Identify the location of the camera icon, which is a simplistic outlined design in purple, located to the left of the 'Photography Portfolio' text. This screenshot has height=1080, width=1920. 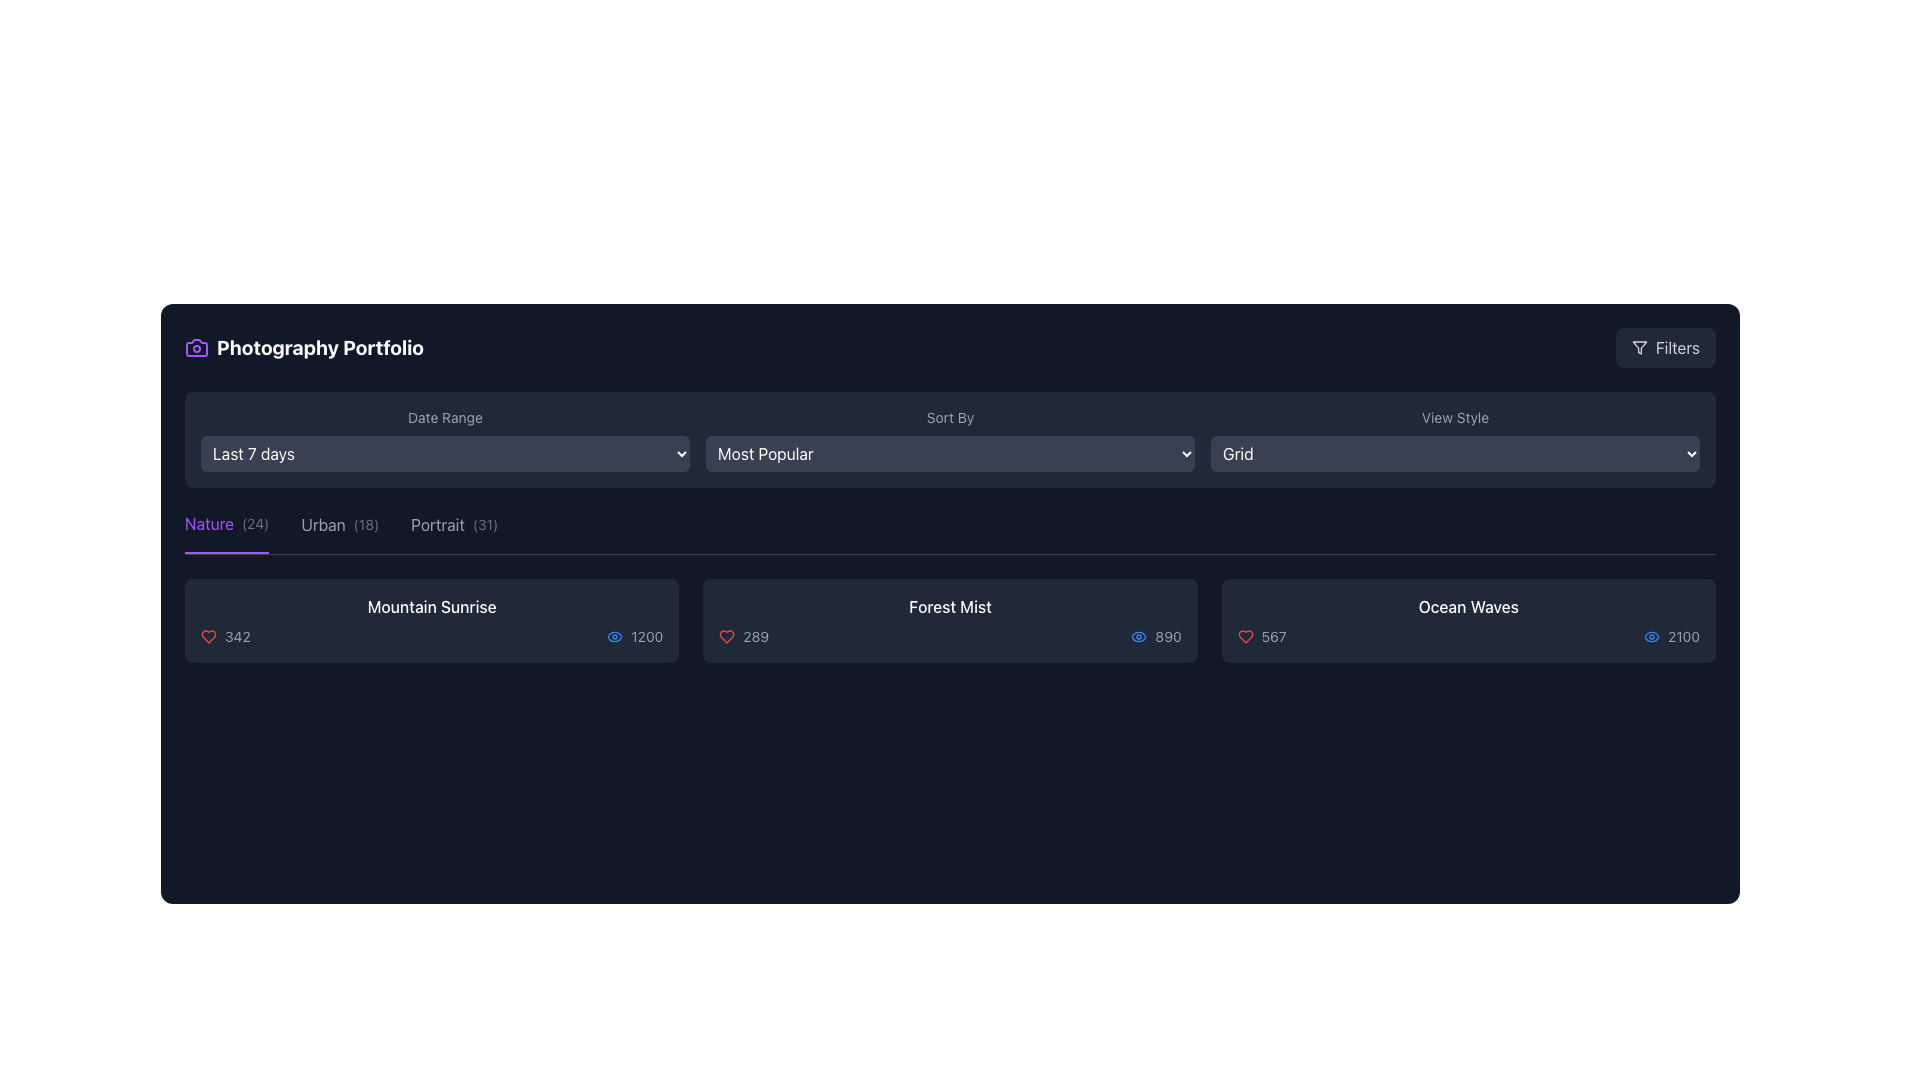
(196, 346).